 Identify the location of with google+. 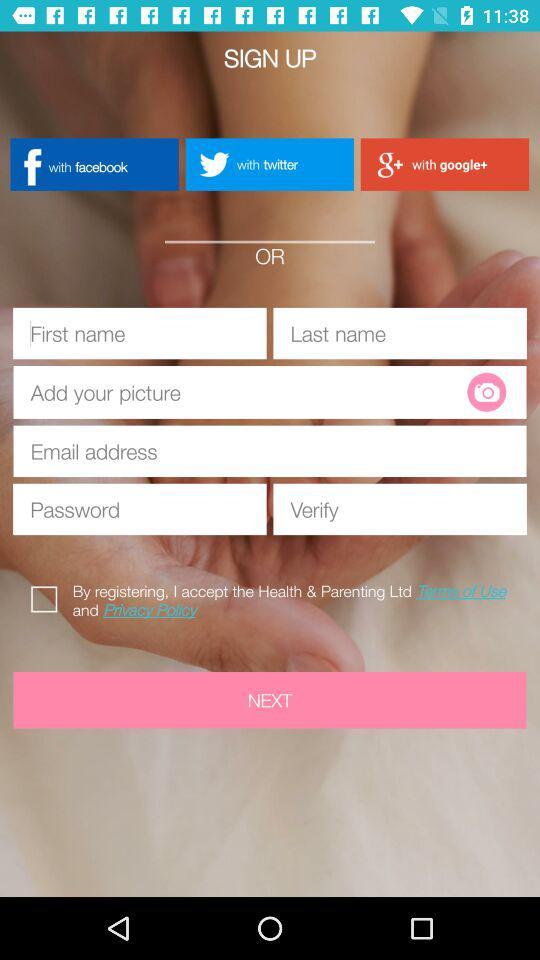
(444, 163).